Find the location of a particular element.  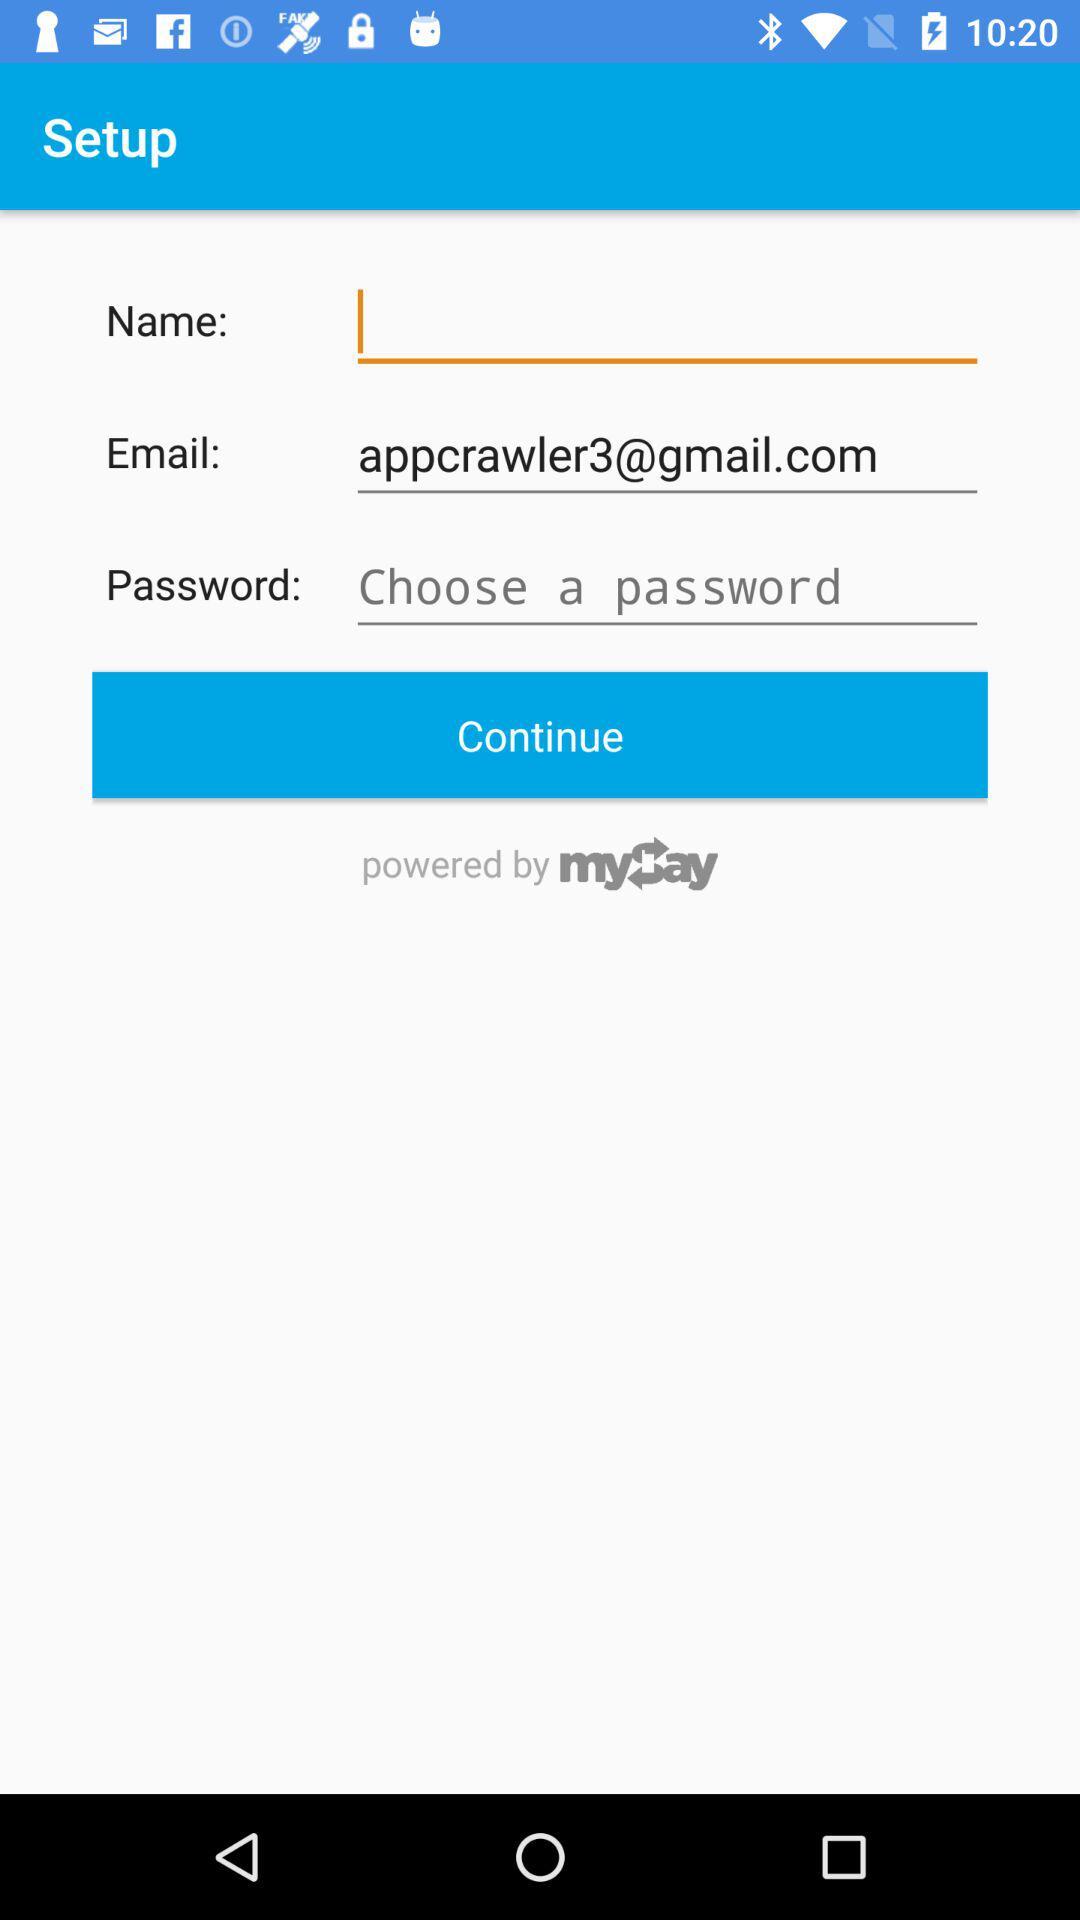

insert password is located at coordinates (667, 585).